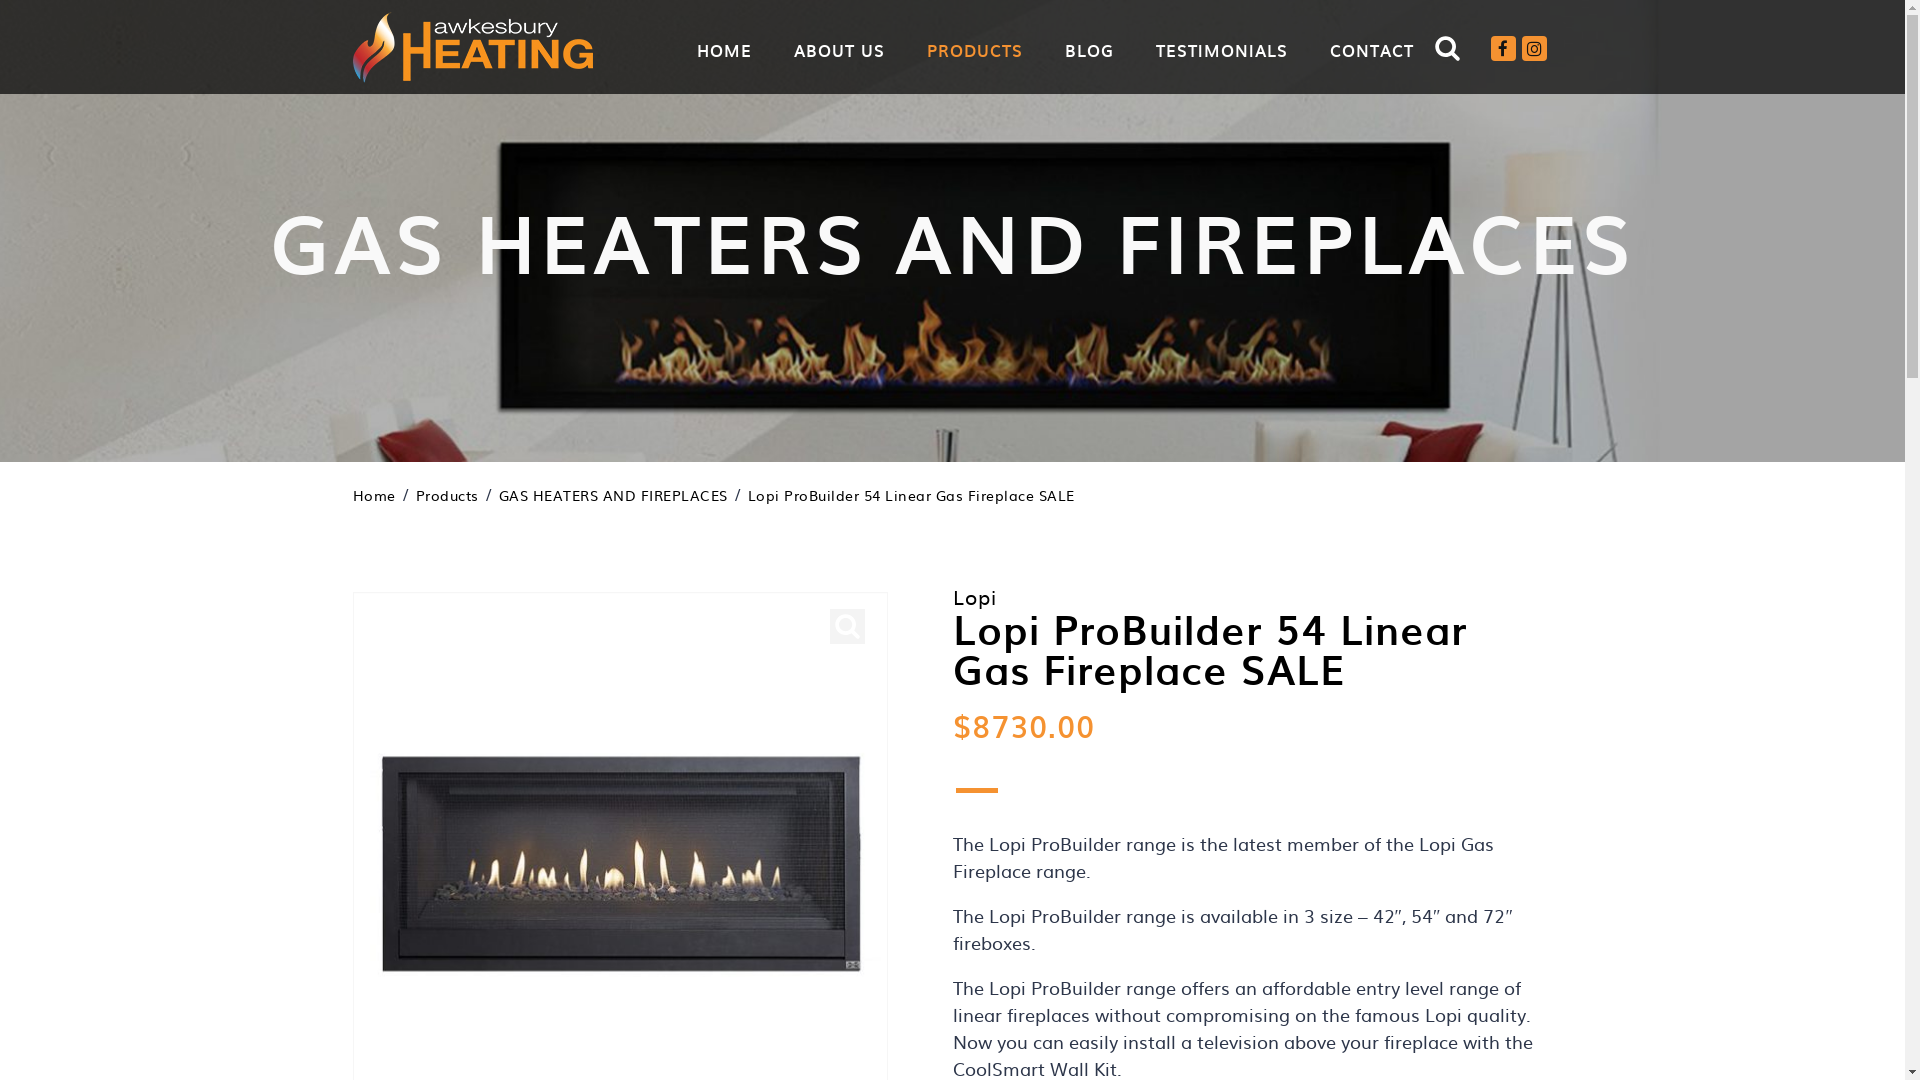  I want to click on 'PRODUCTS', so click(974, 49).